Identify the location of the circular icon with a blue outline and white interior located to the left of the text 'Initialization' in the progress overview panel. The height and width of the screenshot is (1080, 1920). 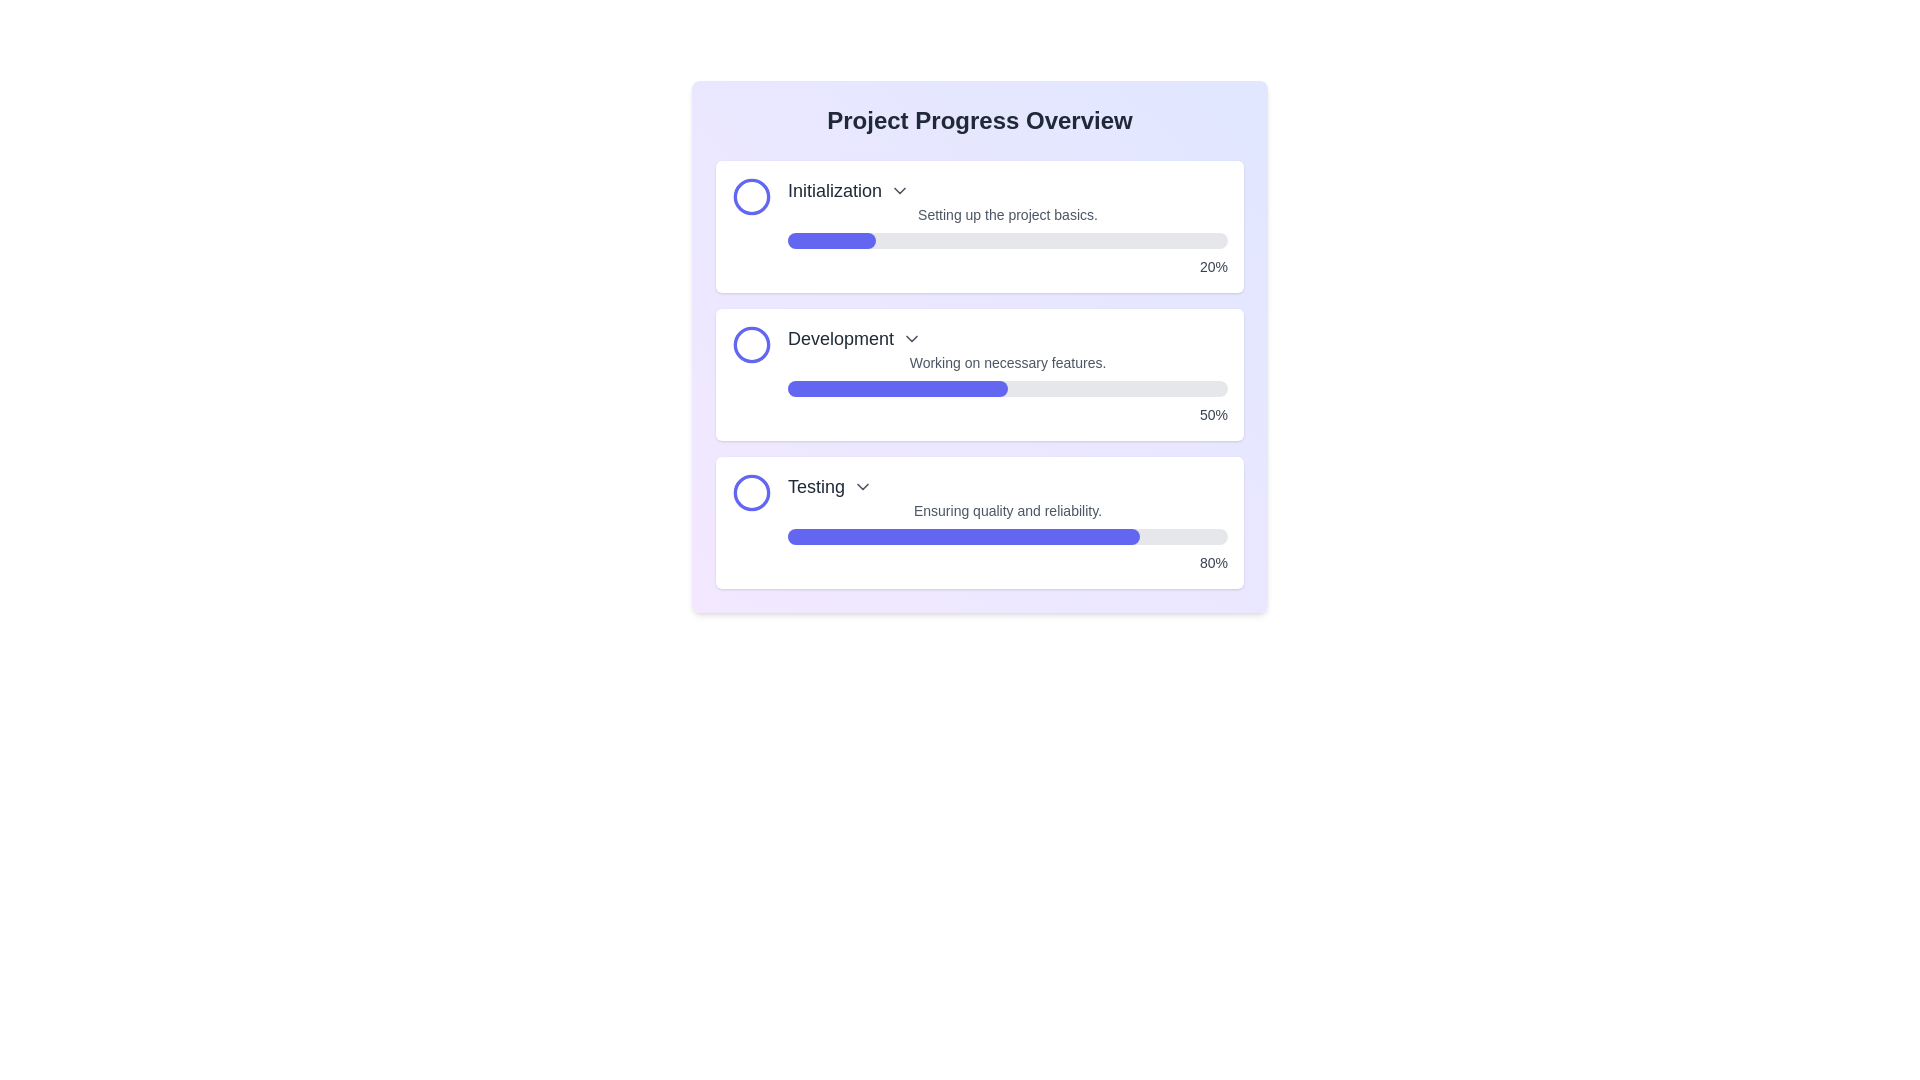
(751, 196).